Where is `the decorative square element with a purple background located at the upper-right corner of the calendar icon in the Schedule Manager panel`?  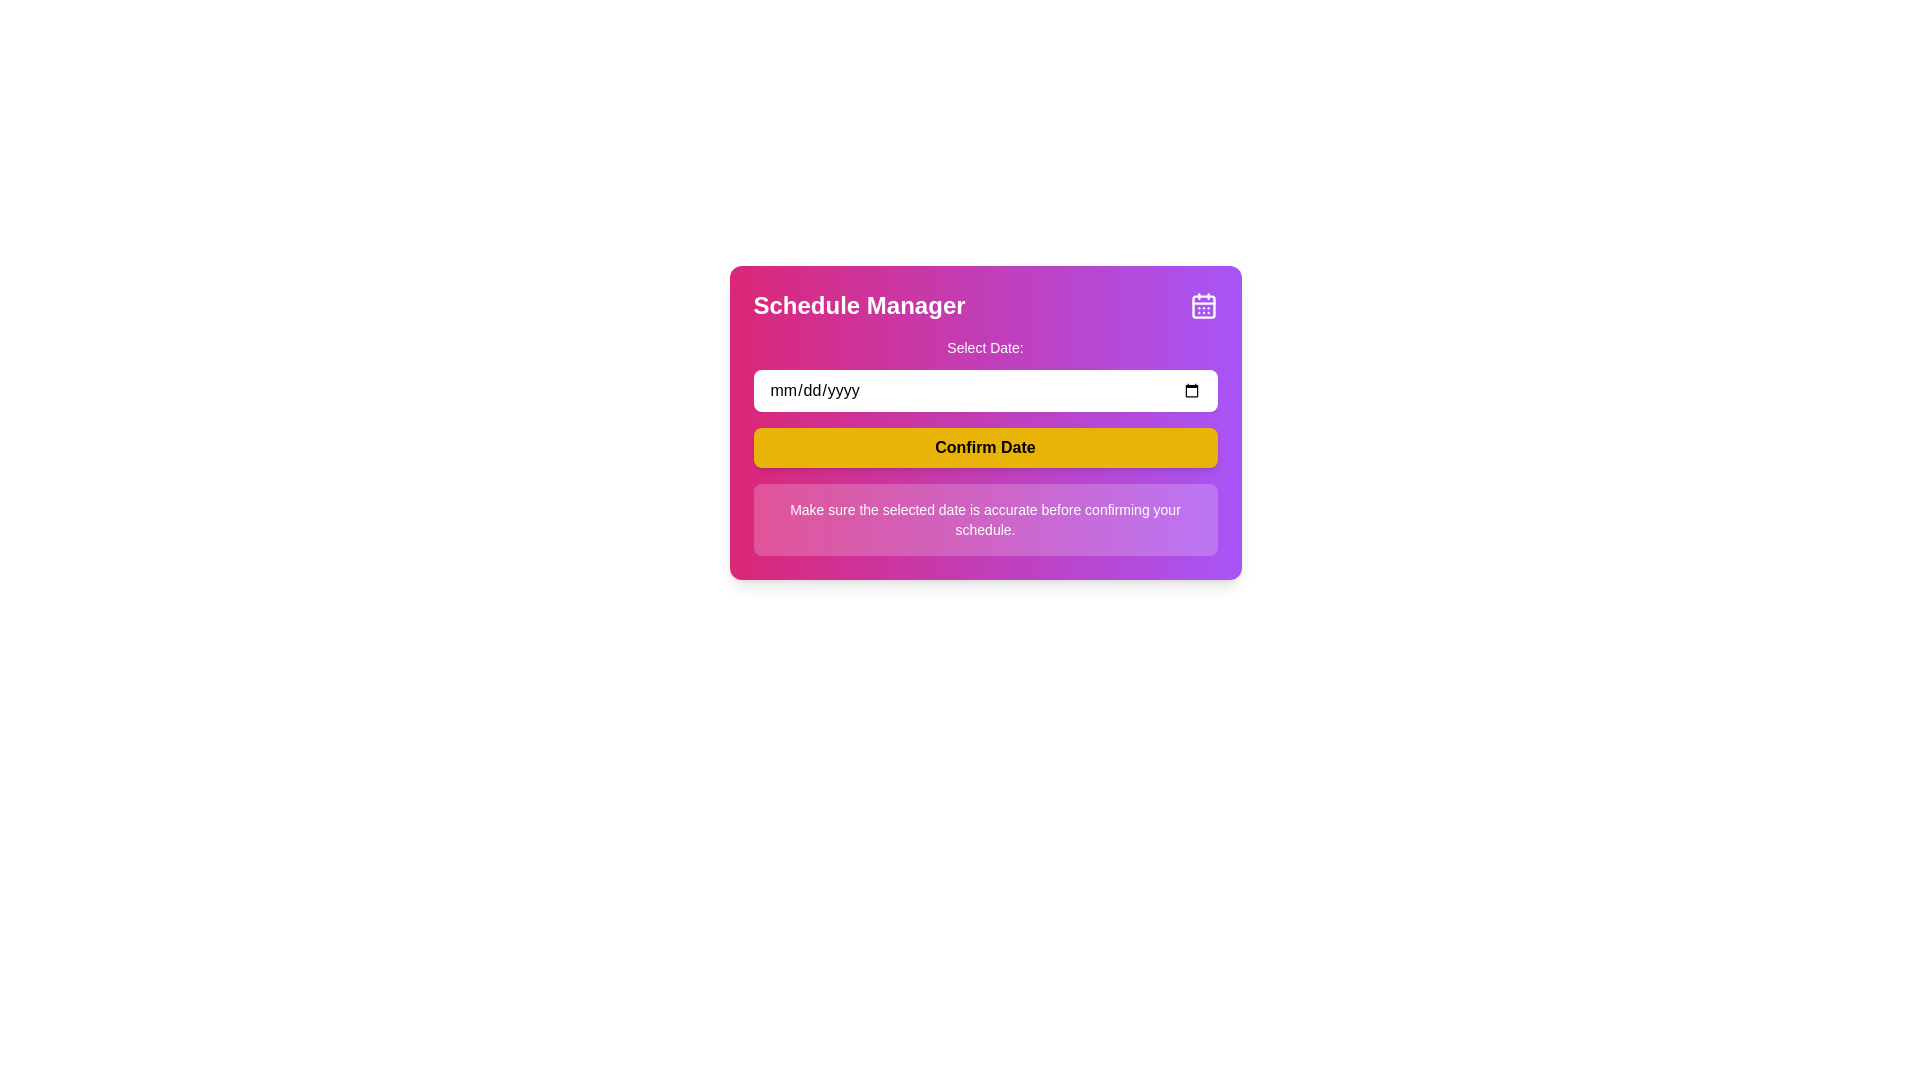 the decorative square element with a purple background located at the upper-right corner of the calendar icon in the Schedule Manager panel is located at coordinates (1202, 307).